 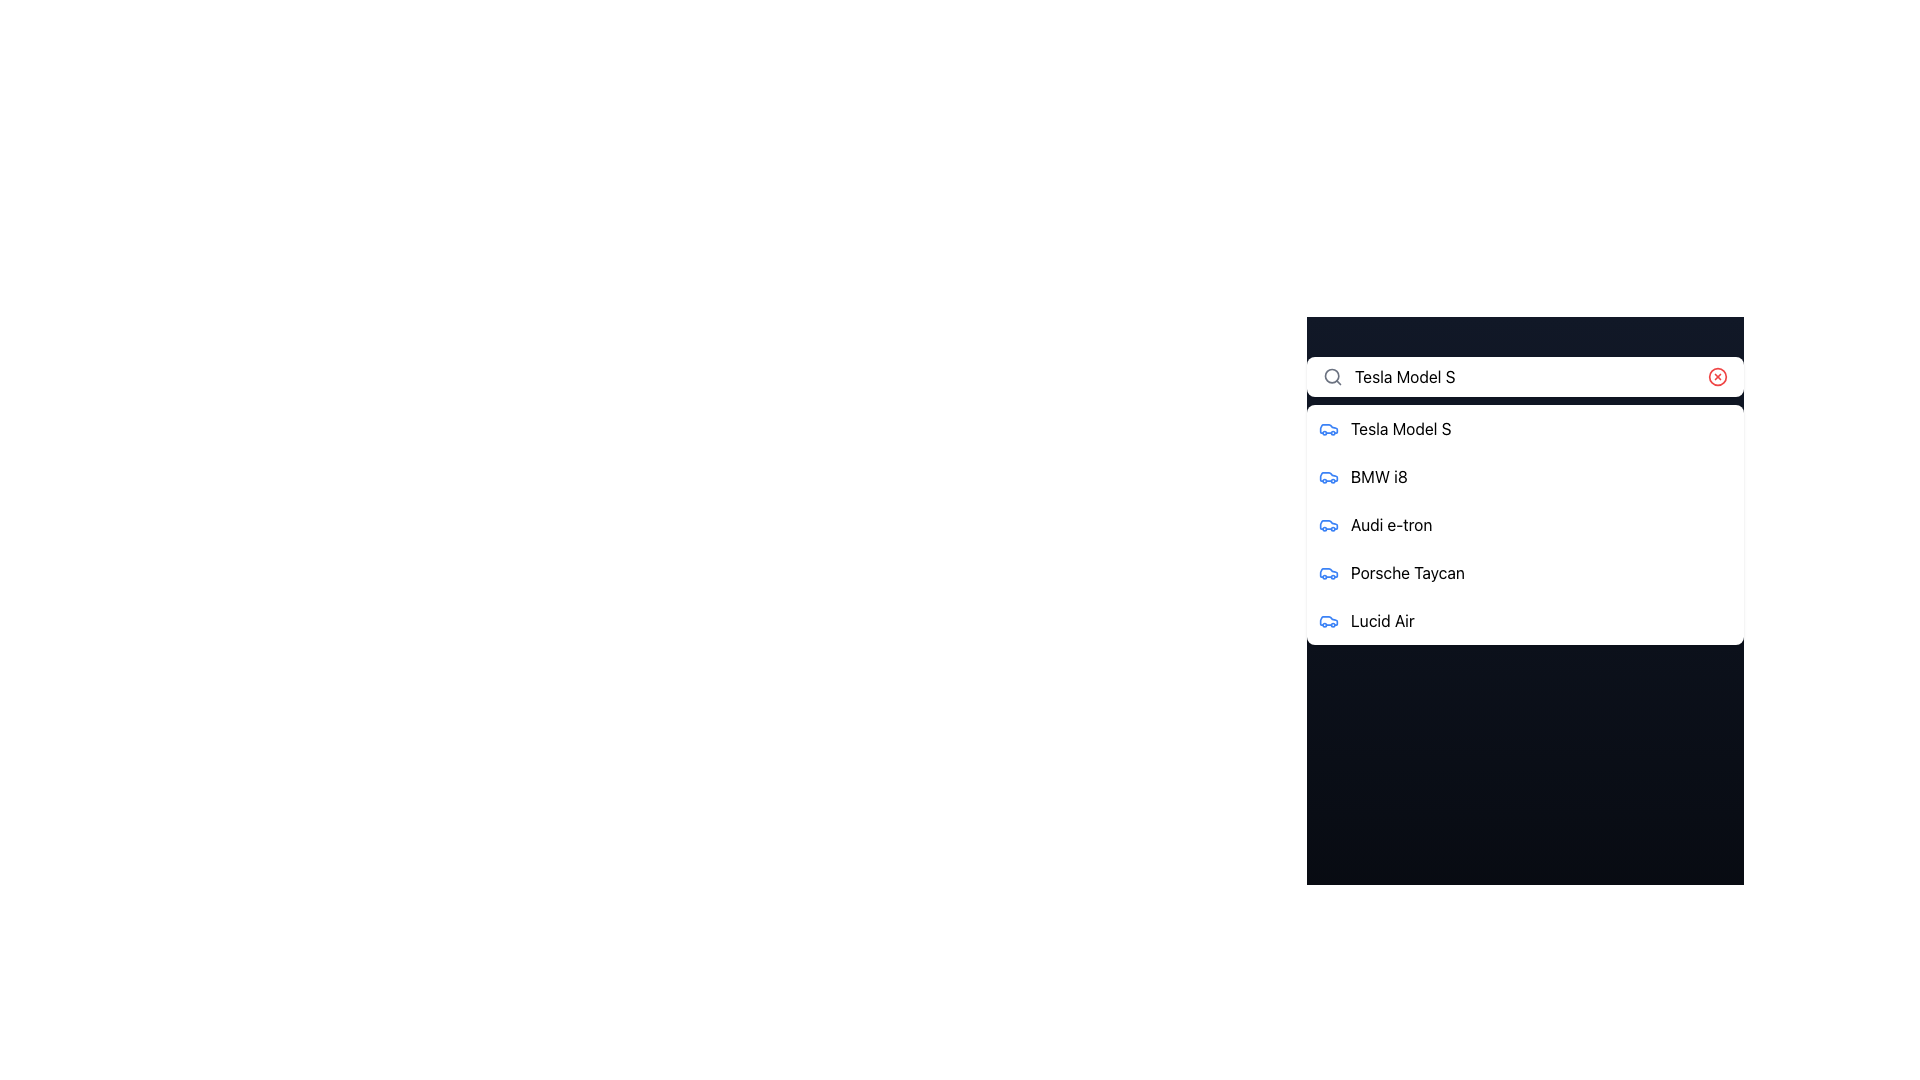 I want to click on the list item displaying 'Audi e-tron', which is the third item in the list, positioned between 'BMW i8' and 'Porsche Taycan', so click(x=1524, y=523).